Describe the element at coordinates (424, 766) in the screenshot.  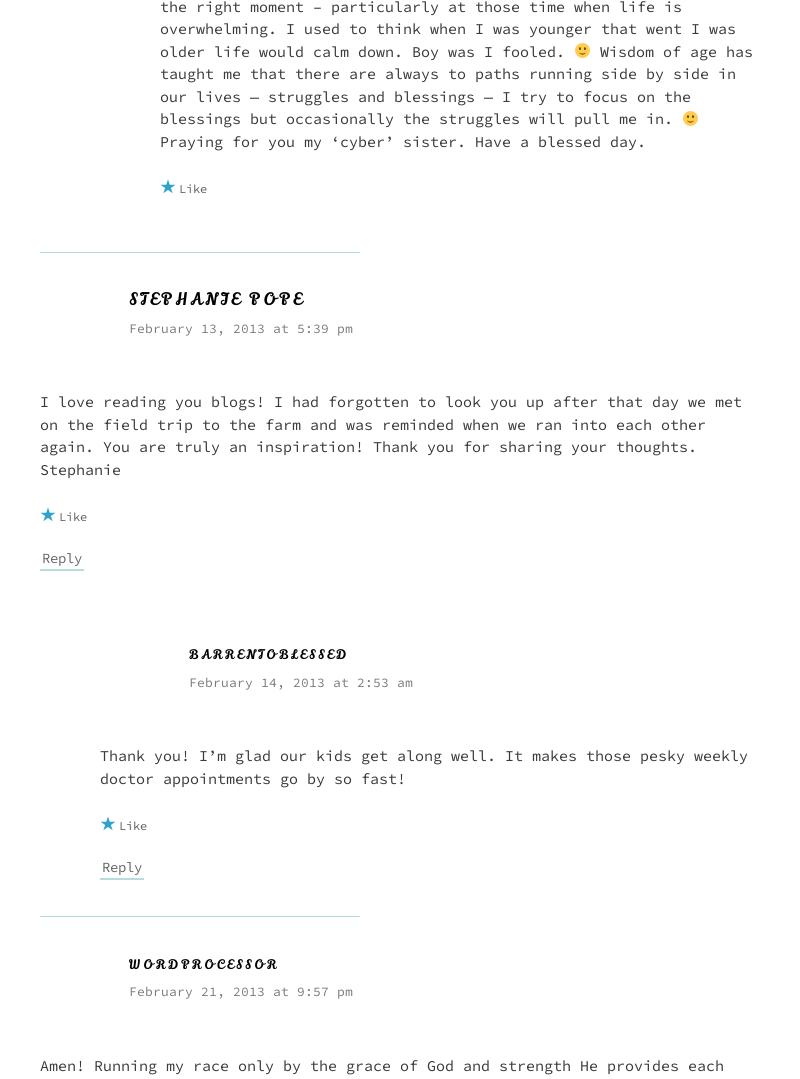
I see `'Thank you!  I’m glad our kids get along well.  It makes those pesky weekly doctor appointments go by so fast!'` at that location.